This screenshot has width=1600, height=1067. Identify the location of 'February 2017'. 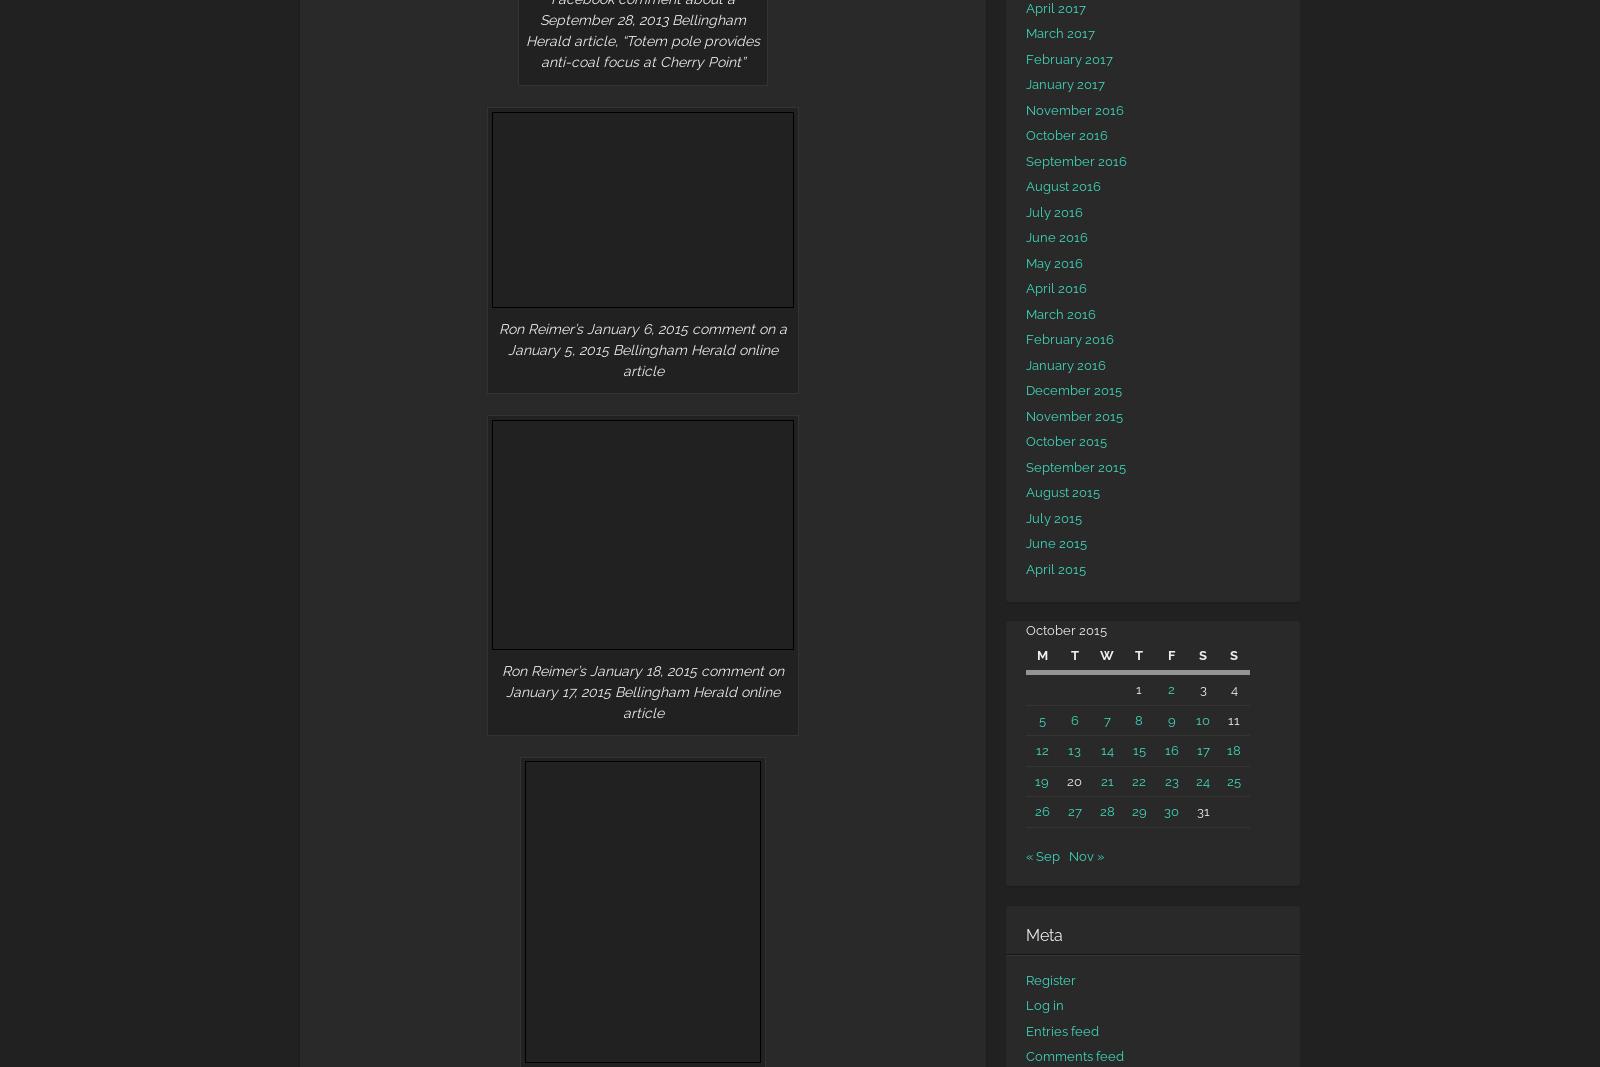
(1069, 57).